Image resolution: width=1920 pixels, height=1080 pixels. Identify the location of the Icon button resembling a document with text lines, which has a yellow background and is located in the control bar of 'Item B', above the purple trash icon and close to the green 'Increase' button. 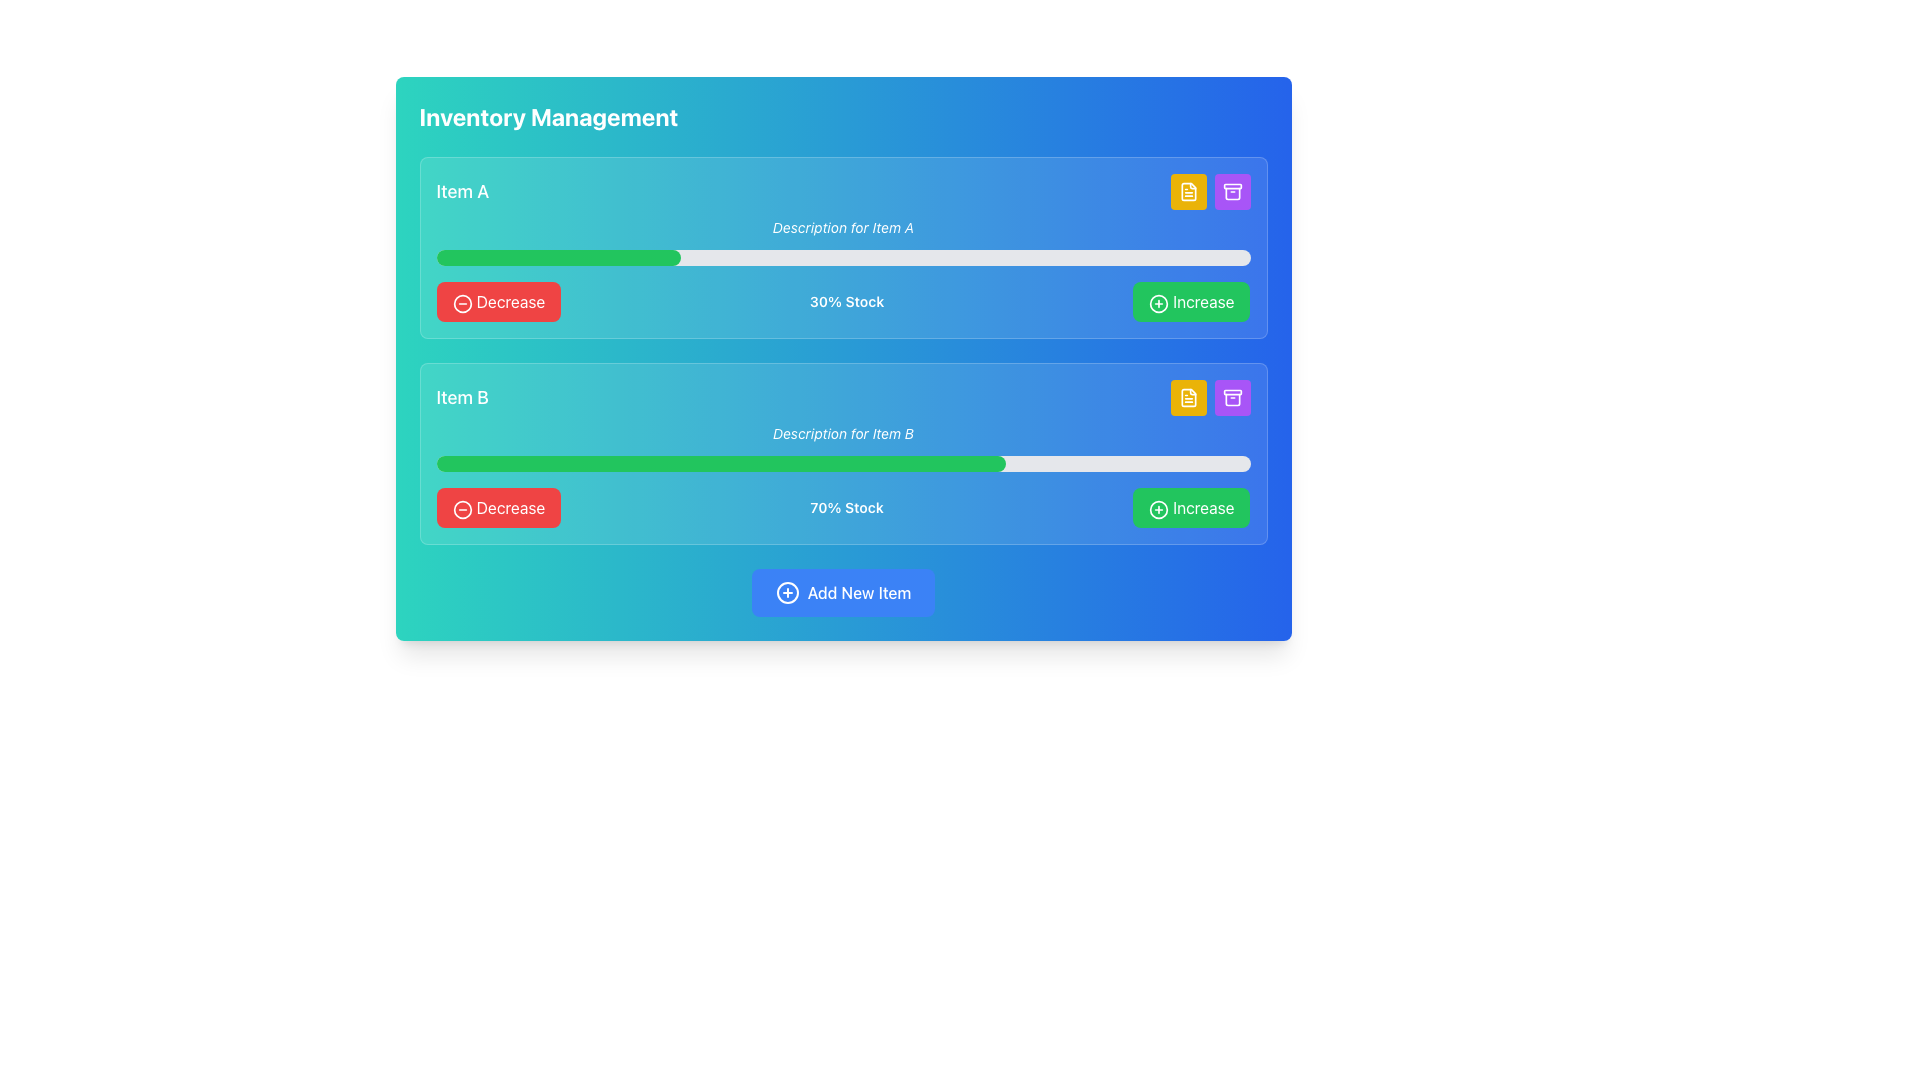
(1188, 397).